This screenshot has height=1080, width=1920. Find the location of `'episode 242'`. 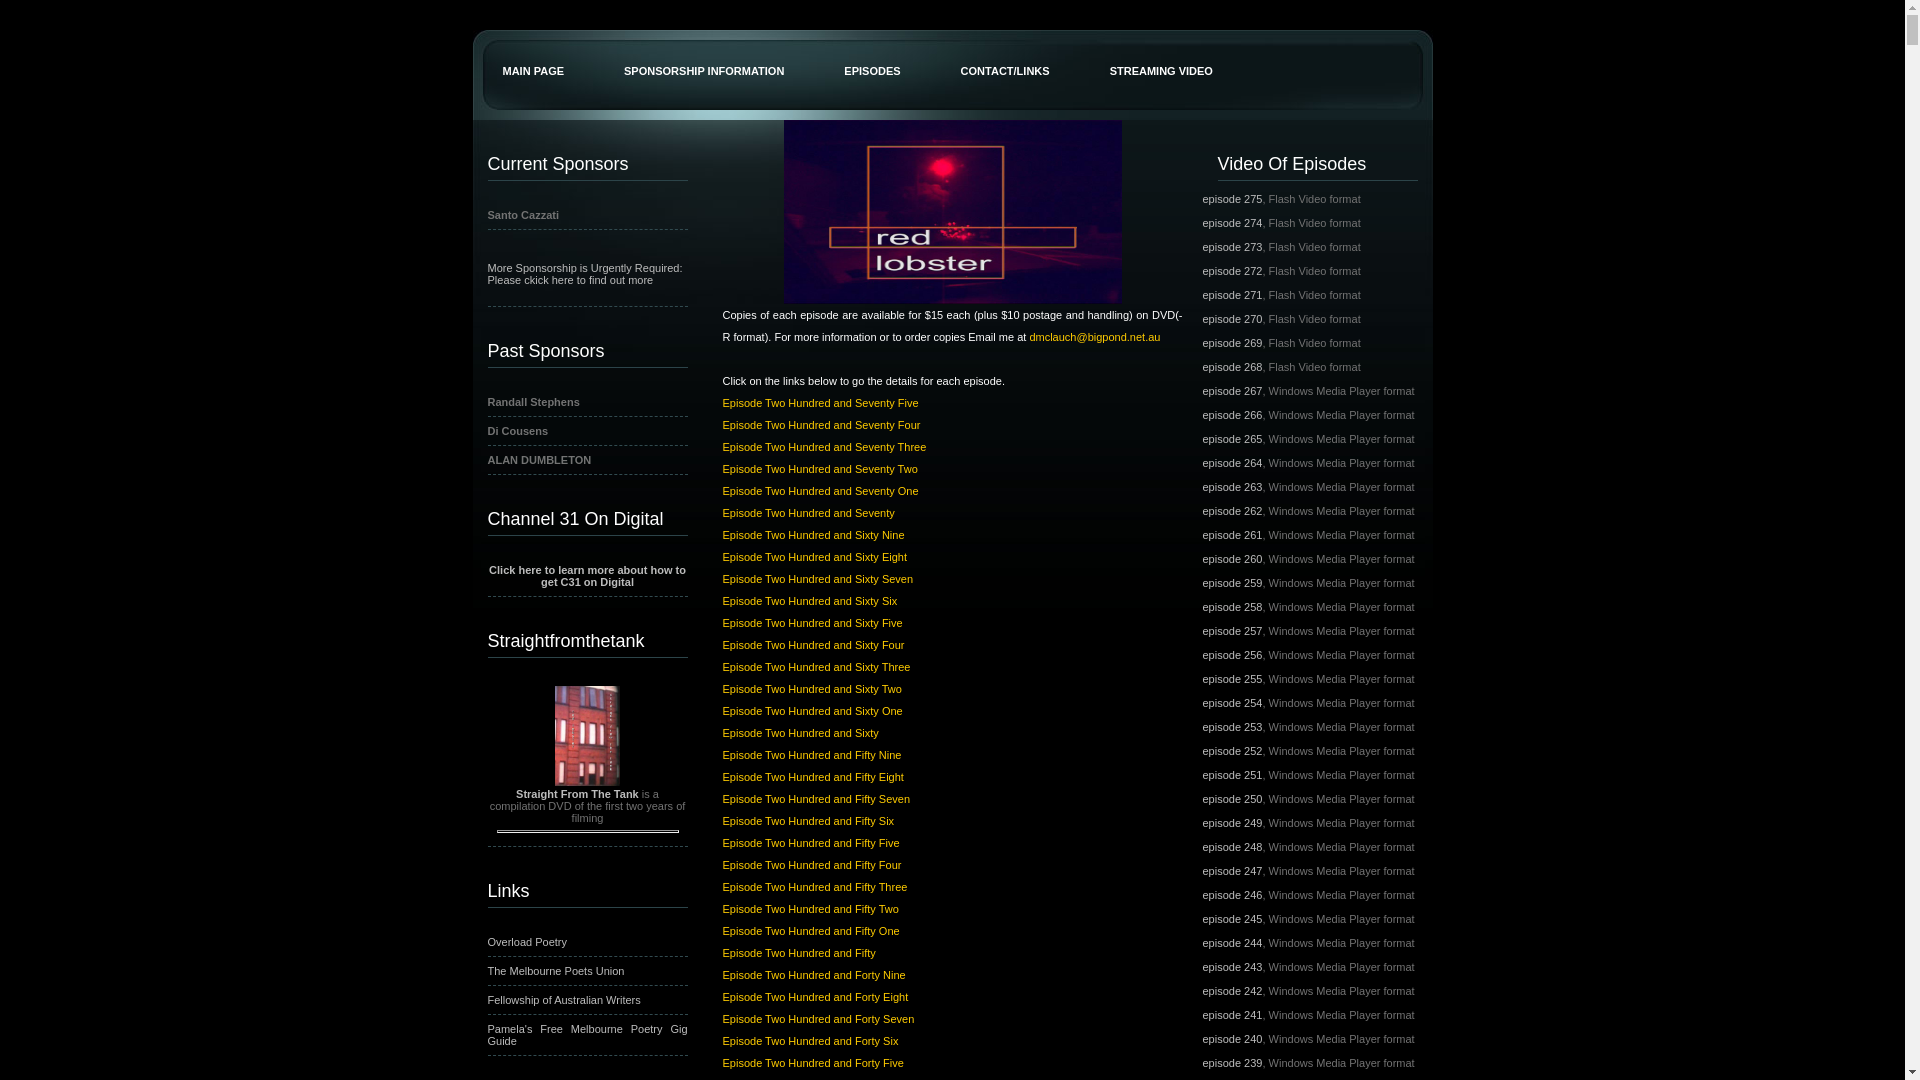

'episode 242' is located at coordinates (1231, 991).